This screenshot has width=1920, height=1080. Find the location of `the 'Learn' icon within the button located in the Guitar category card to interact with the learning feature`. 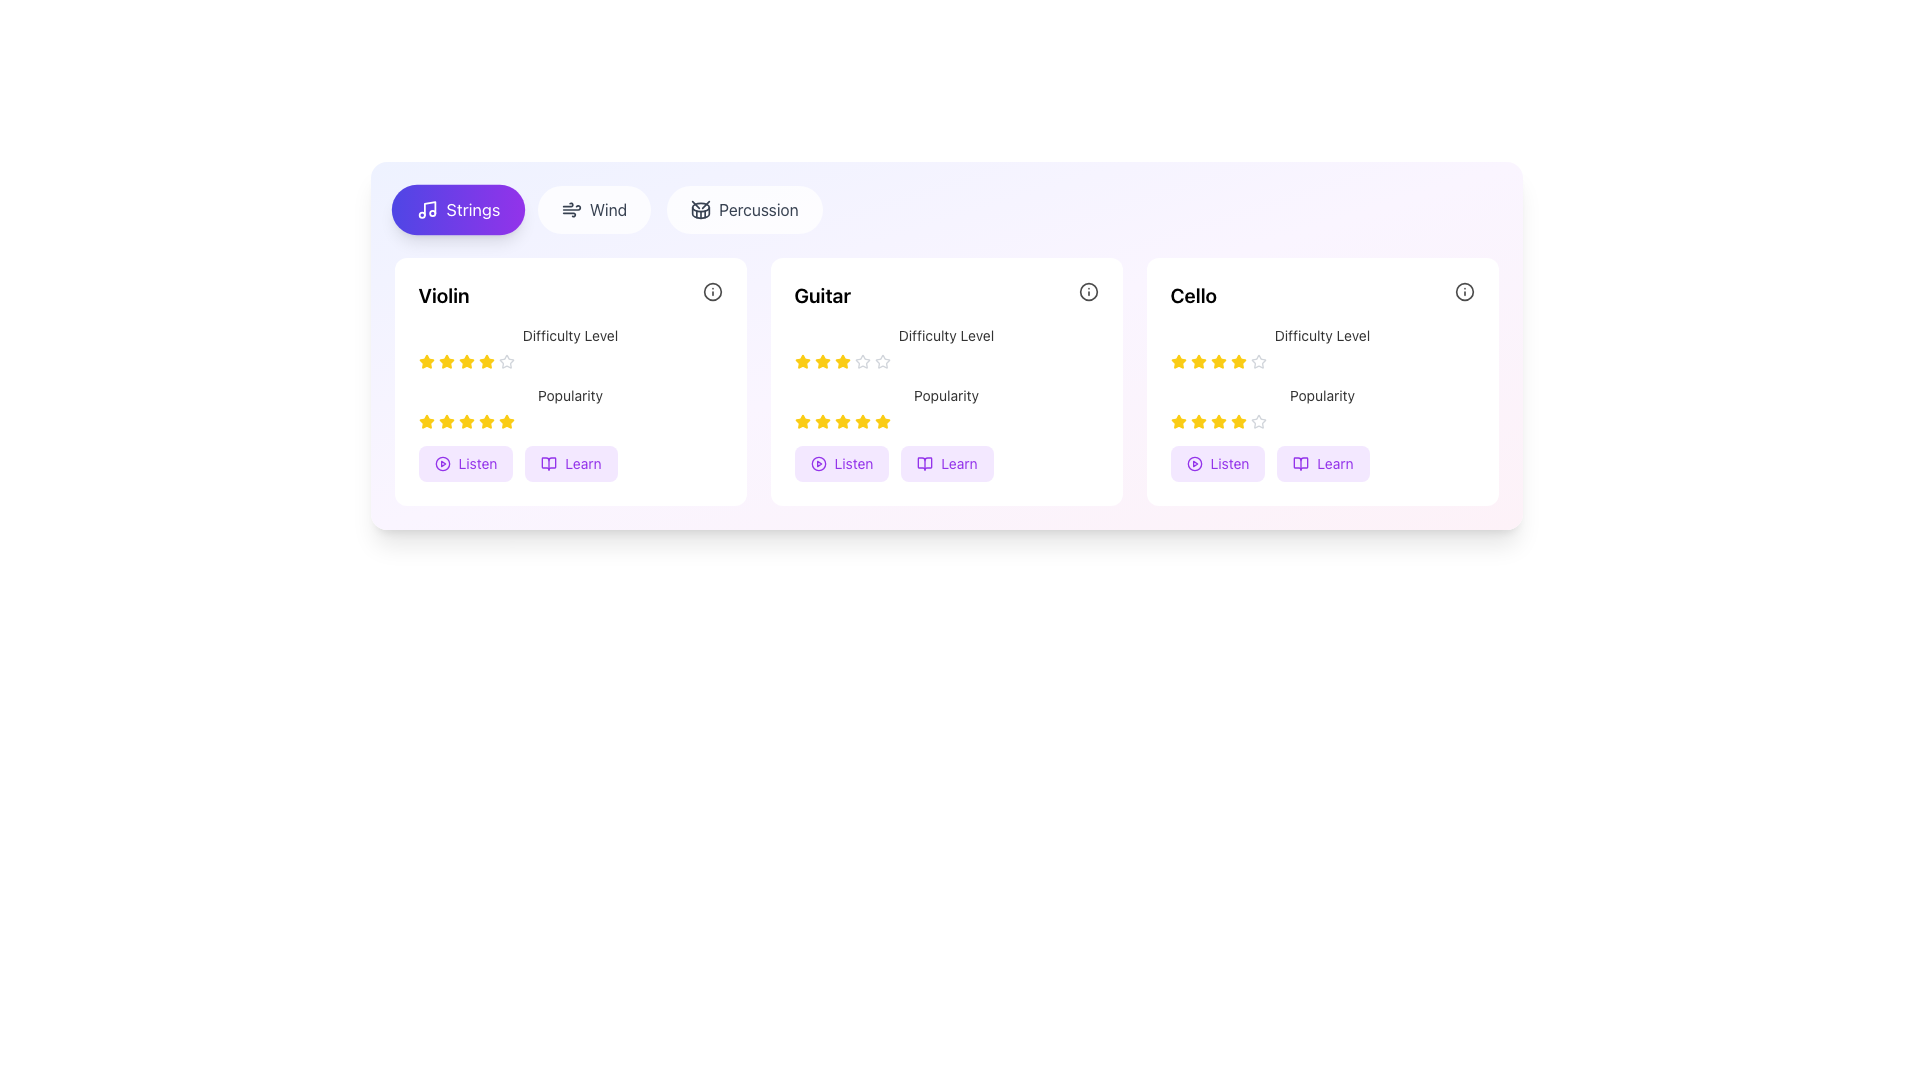

the 'Learn' icon within the button located in the Guitar category card to interact with the learning feature is located at coordinates (924, 463).